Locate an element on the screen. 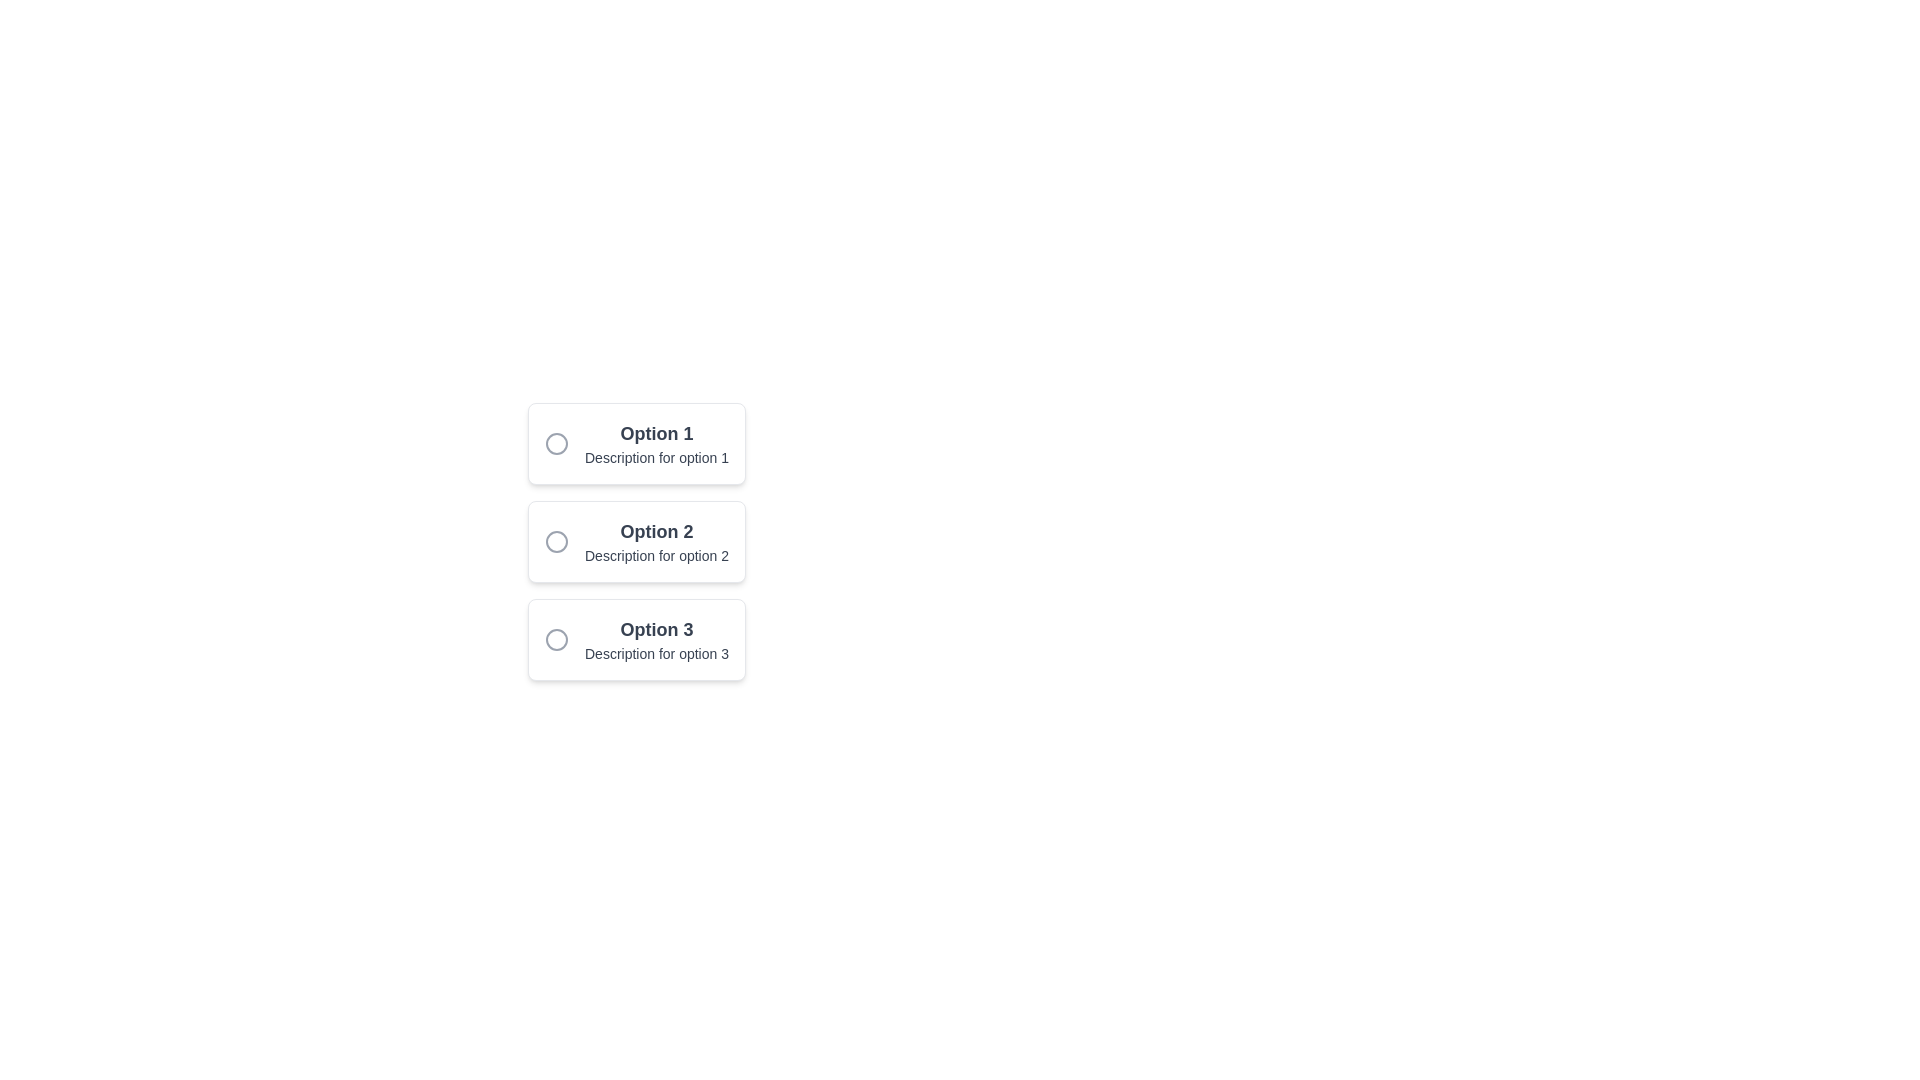 Image resolution: width=1920 pixels, height=1080 pixels. the radio button graphic representing 'Option 3', which is the leading icon is located at coordinates (556, 640).